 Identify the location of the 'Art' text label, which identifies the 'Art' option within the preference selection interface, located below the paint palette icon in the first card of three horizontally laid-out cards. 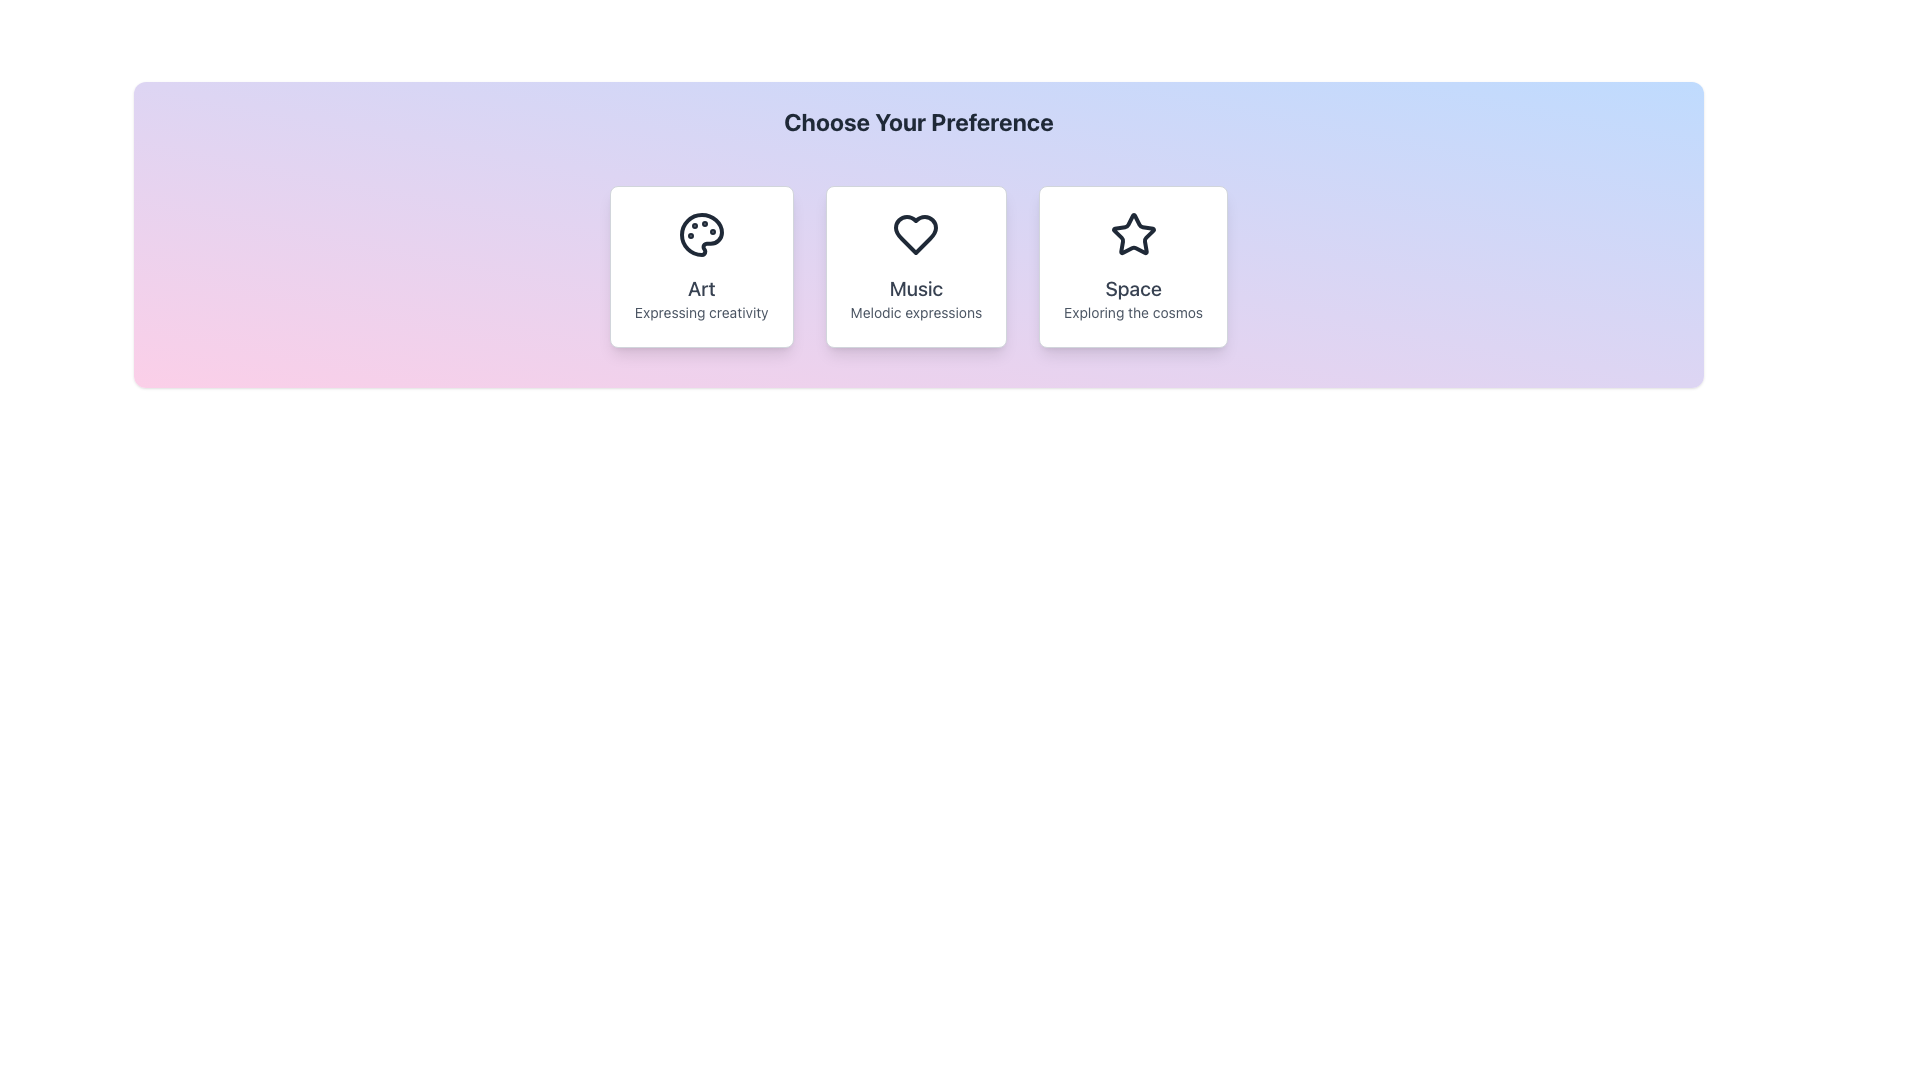
(701, 299).